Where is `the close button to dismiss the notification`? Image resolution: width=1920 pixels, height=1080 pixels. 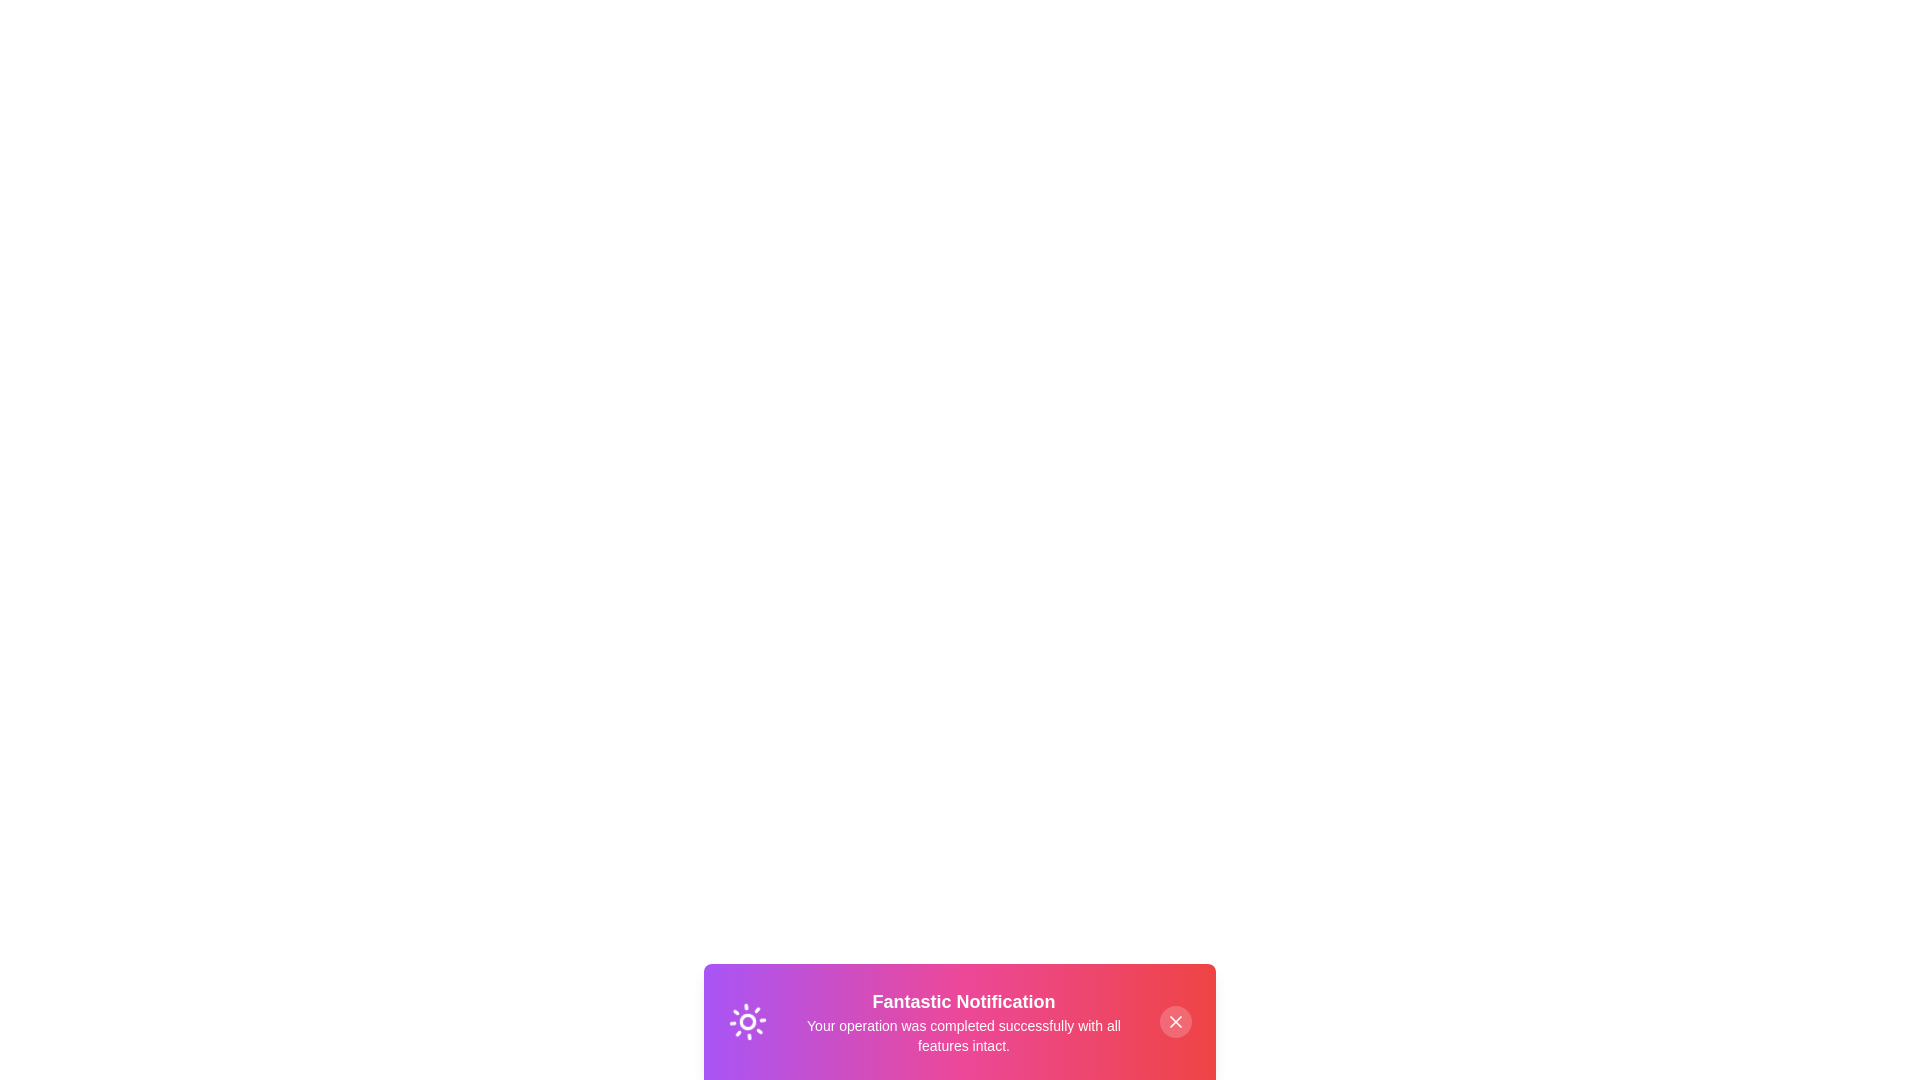 the close button to dismiss the notification is located at coordinates (1176, 1022).